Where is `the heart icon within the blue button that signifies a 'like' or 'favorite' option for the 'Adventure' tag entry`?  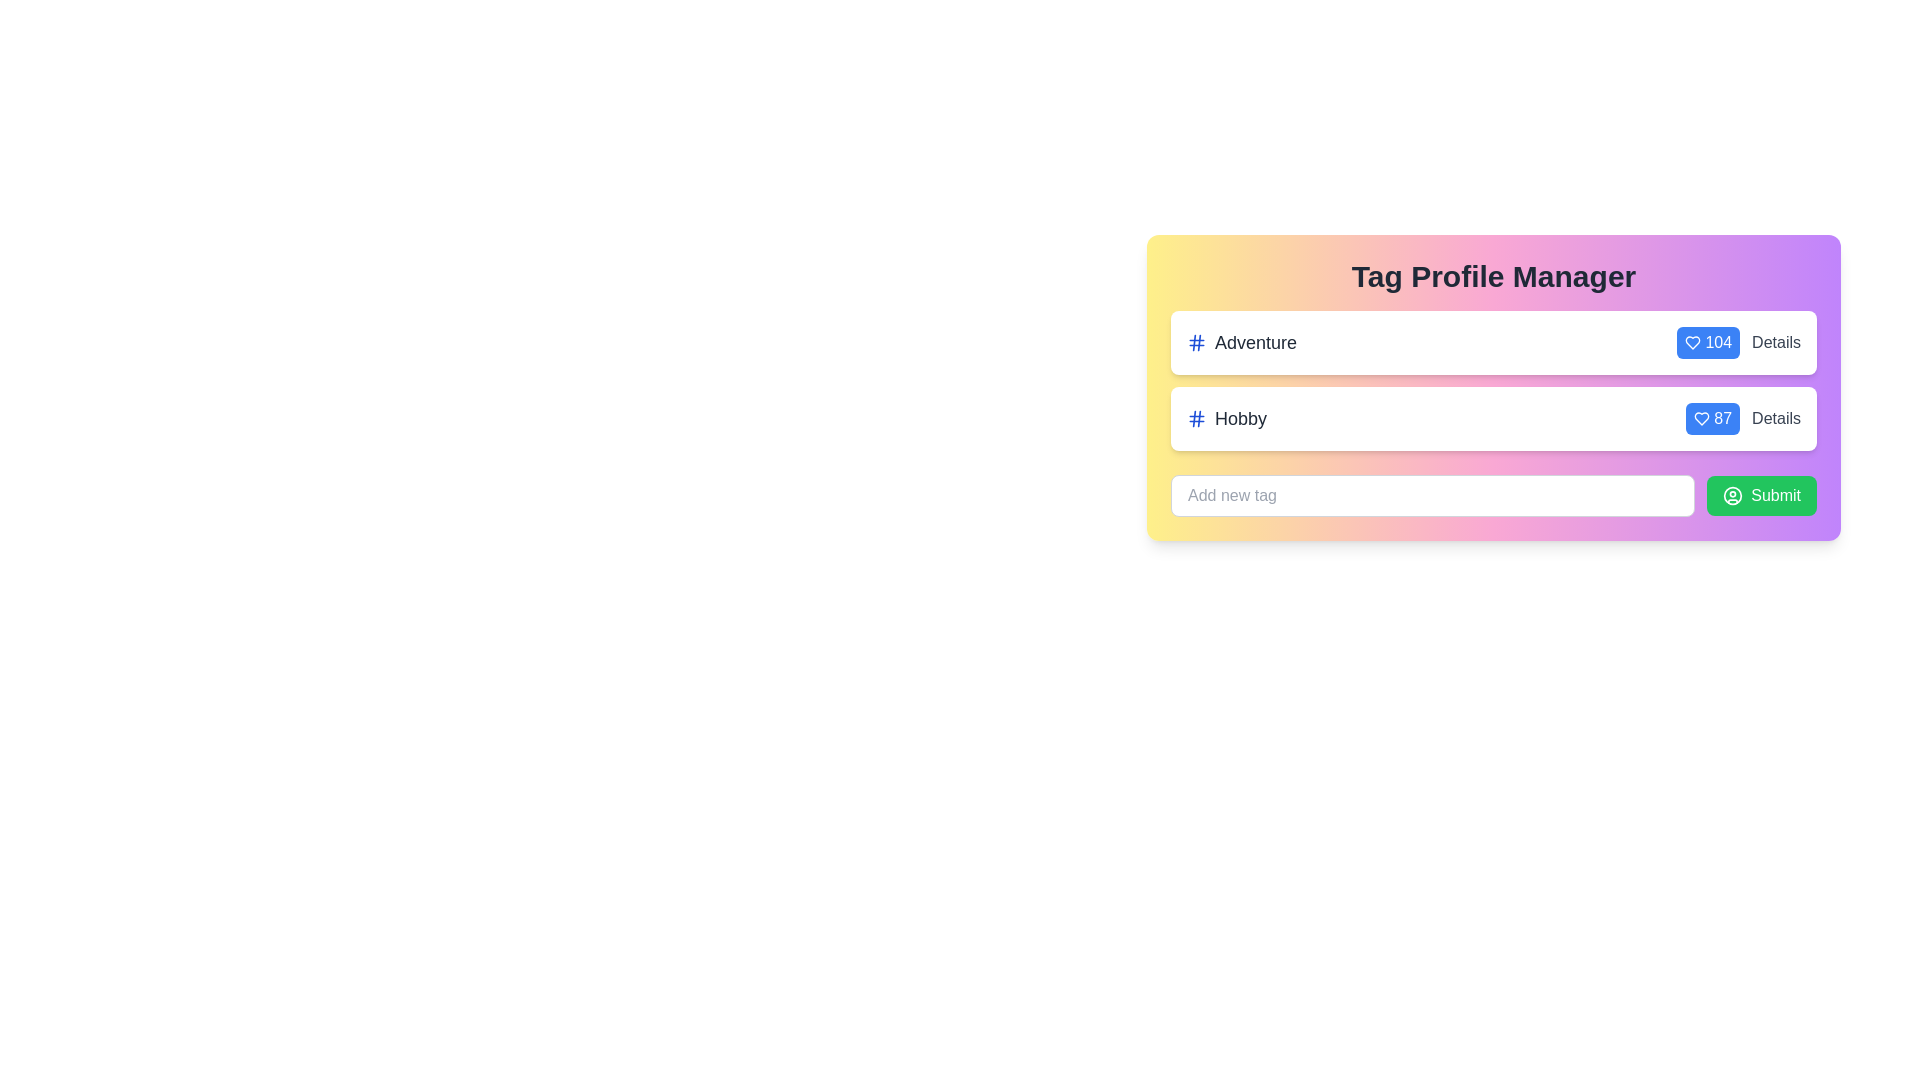
the heart icon within the blue button that signifies a 'like' or 'favorite' option for the 'Adventure' tag entry is located at coordinates (1692, 342).